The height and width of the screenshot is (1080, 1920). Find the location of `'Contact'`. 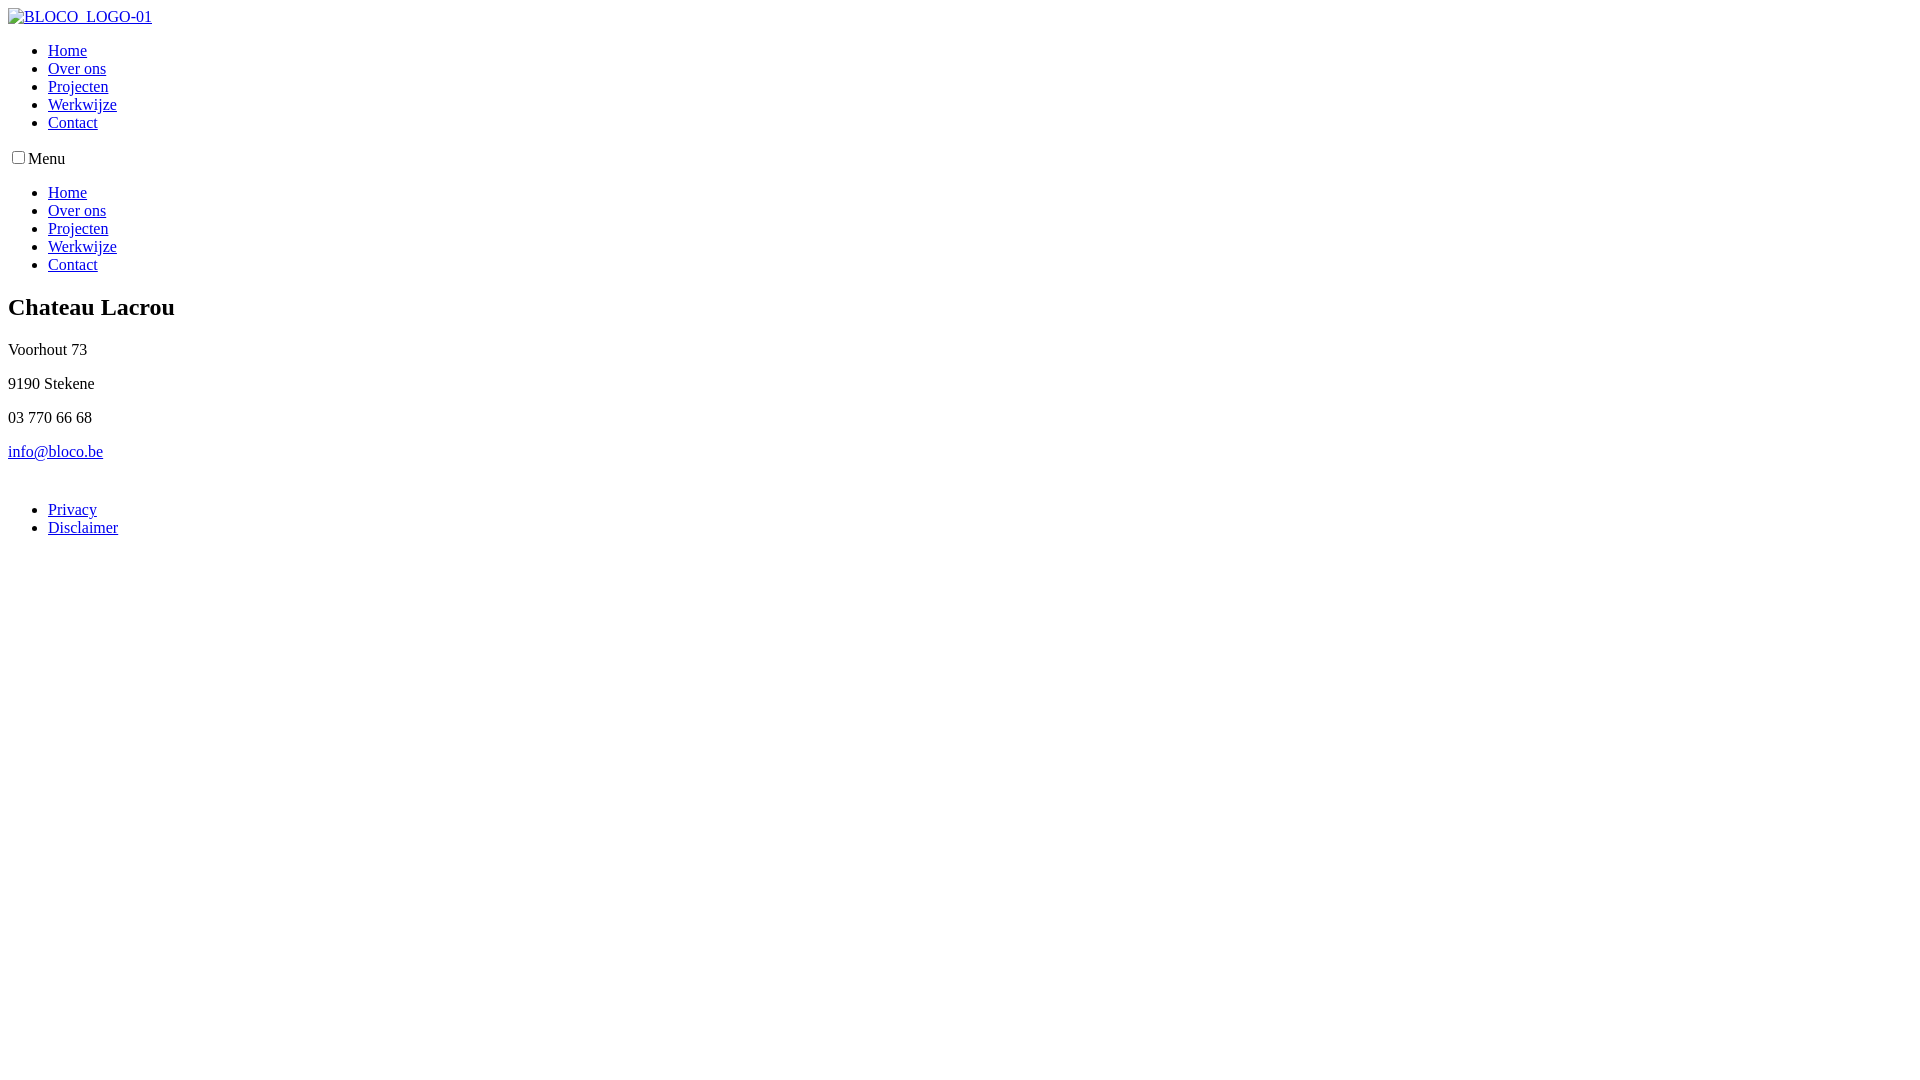

'Contact' is located at coordinates (72, 263).